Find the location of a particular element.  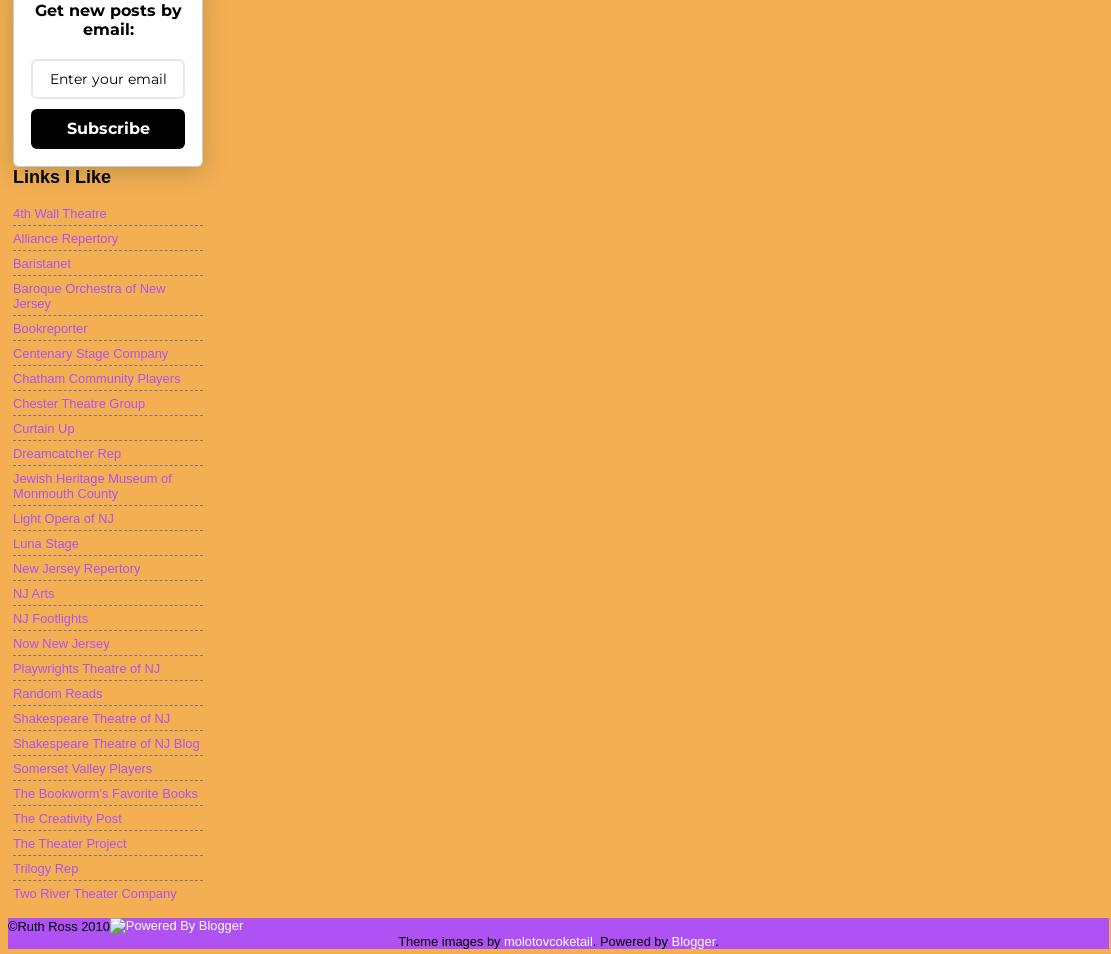

'Luna Stage' is located at coordinates (45, 541).